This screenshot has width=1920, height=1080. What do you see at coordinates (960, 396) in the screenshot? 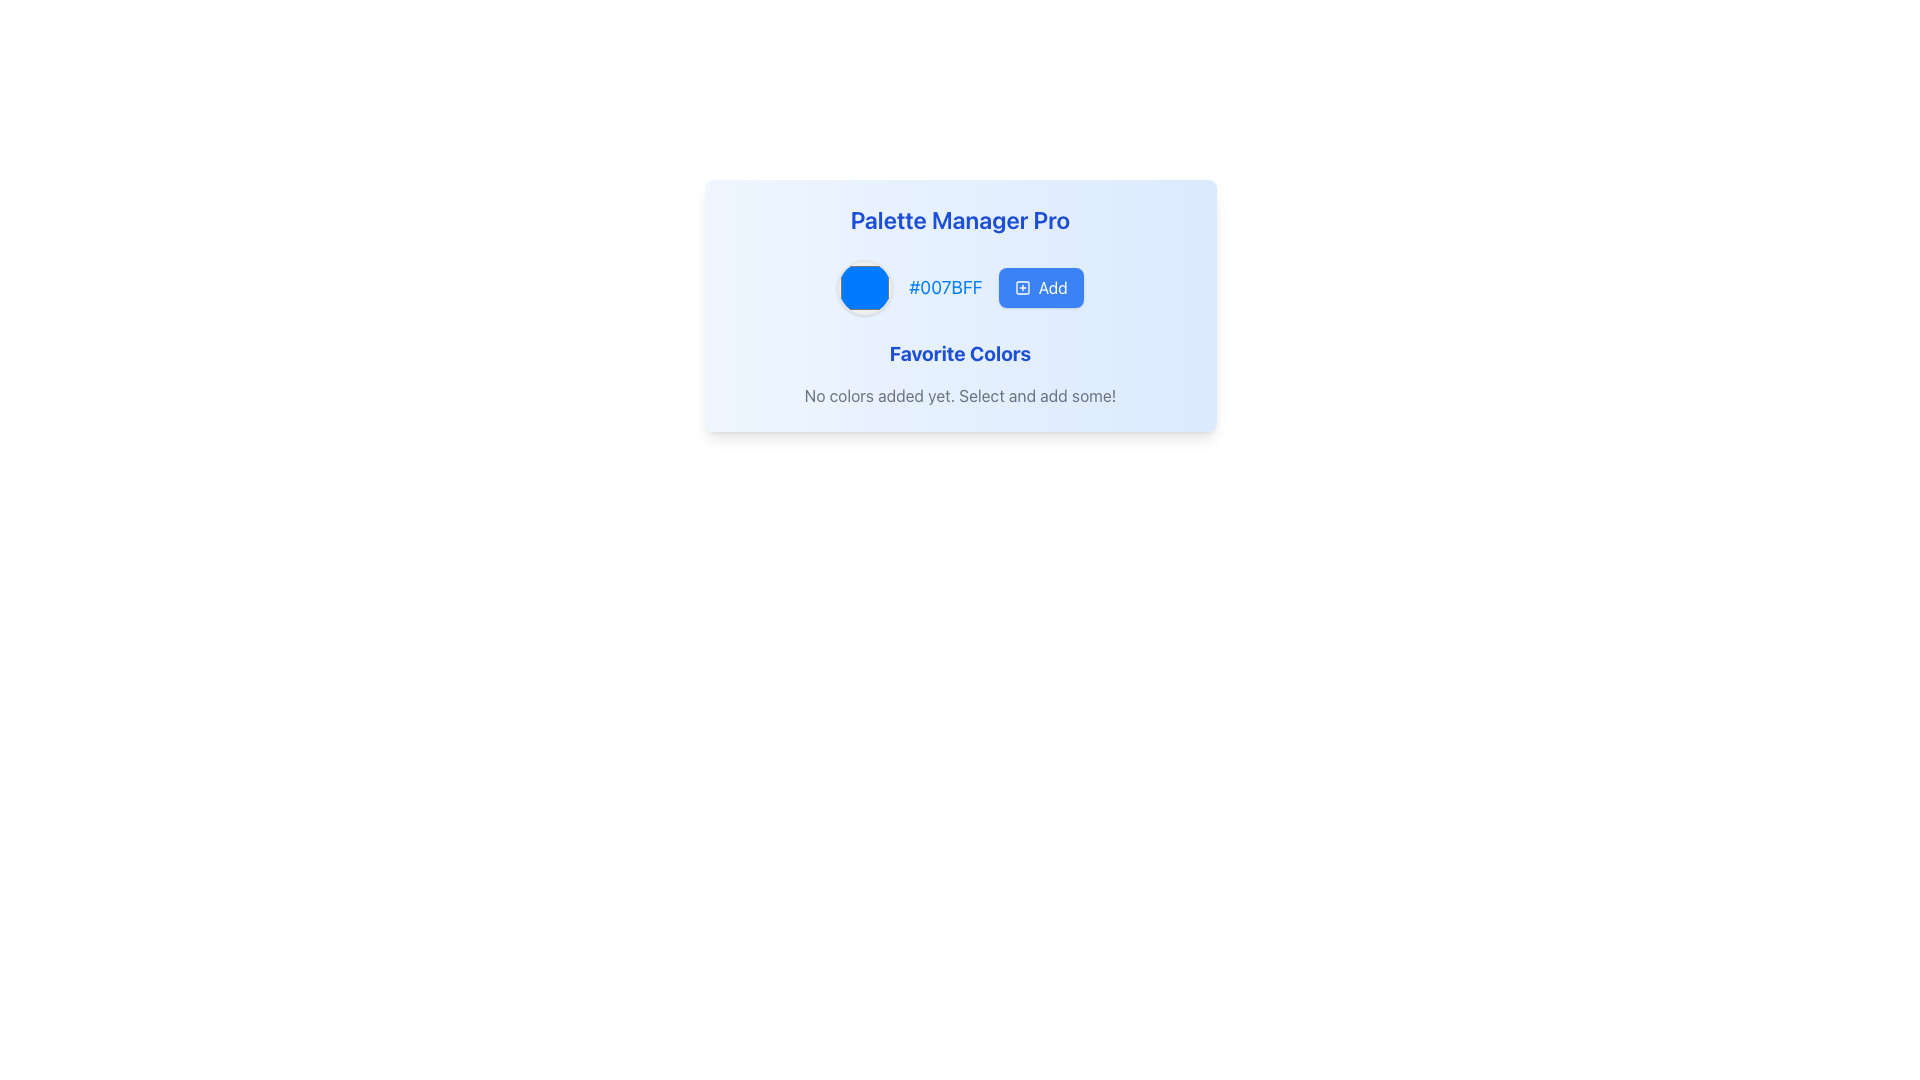
I see `the informative text prompting the user to add colors located beneath the 'Favorite Colors' heading` at bounding box center [960, 396].